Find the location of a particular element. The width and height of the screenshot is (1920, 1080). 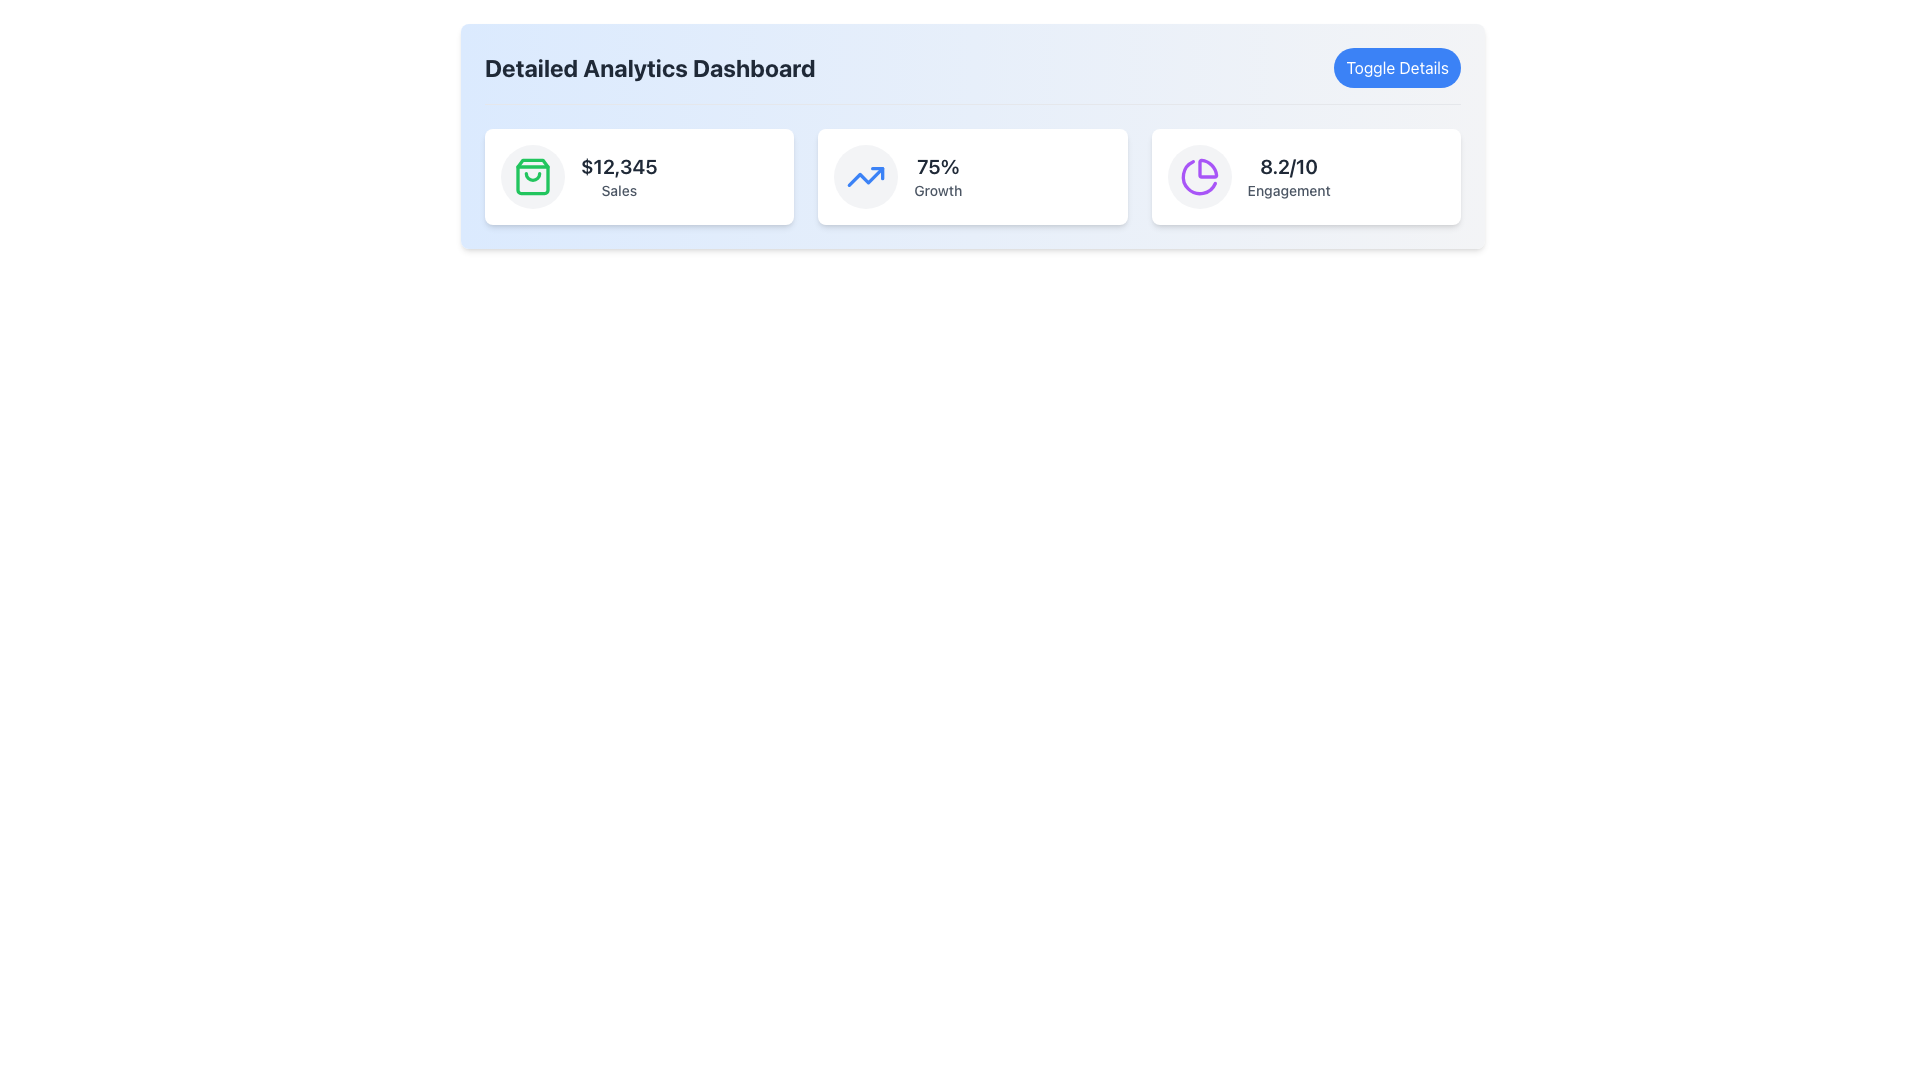

the monetary value text element displaying '$12,345', which is styled bold and large, located above the 'Sales' text and adjacent to the green shopping bag icon in the top-left section of the dashboard interface is located at coordinates (618, 165).